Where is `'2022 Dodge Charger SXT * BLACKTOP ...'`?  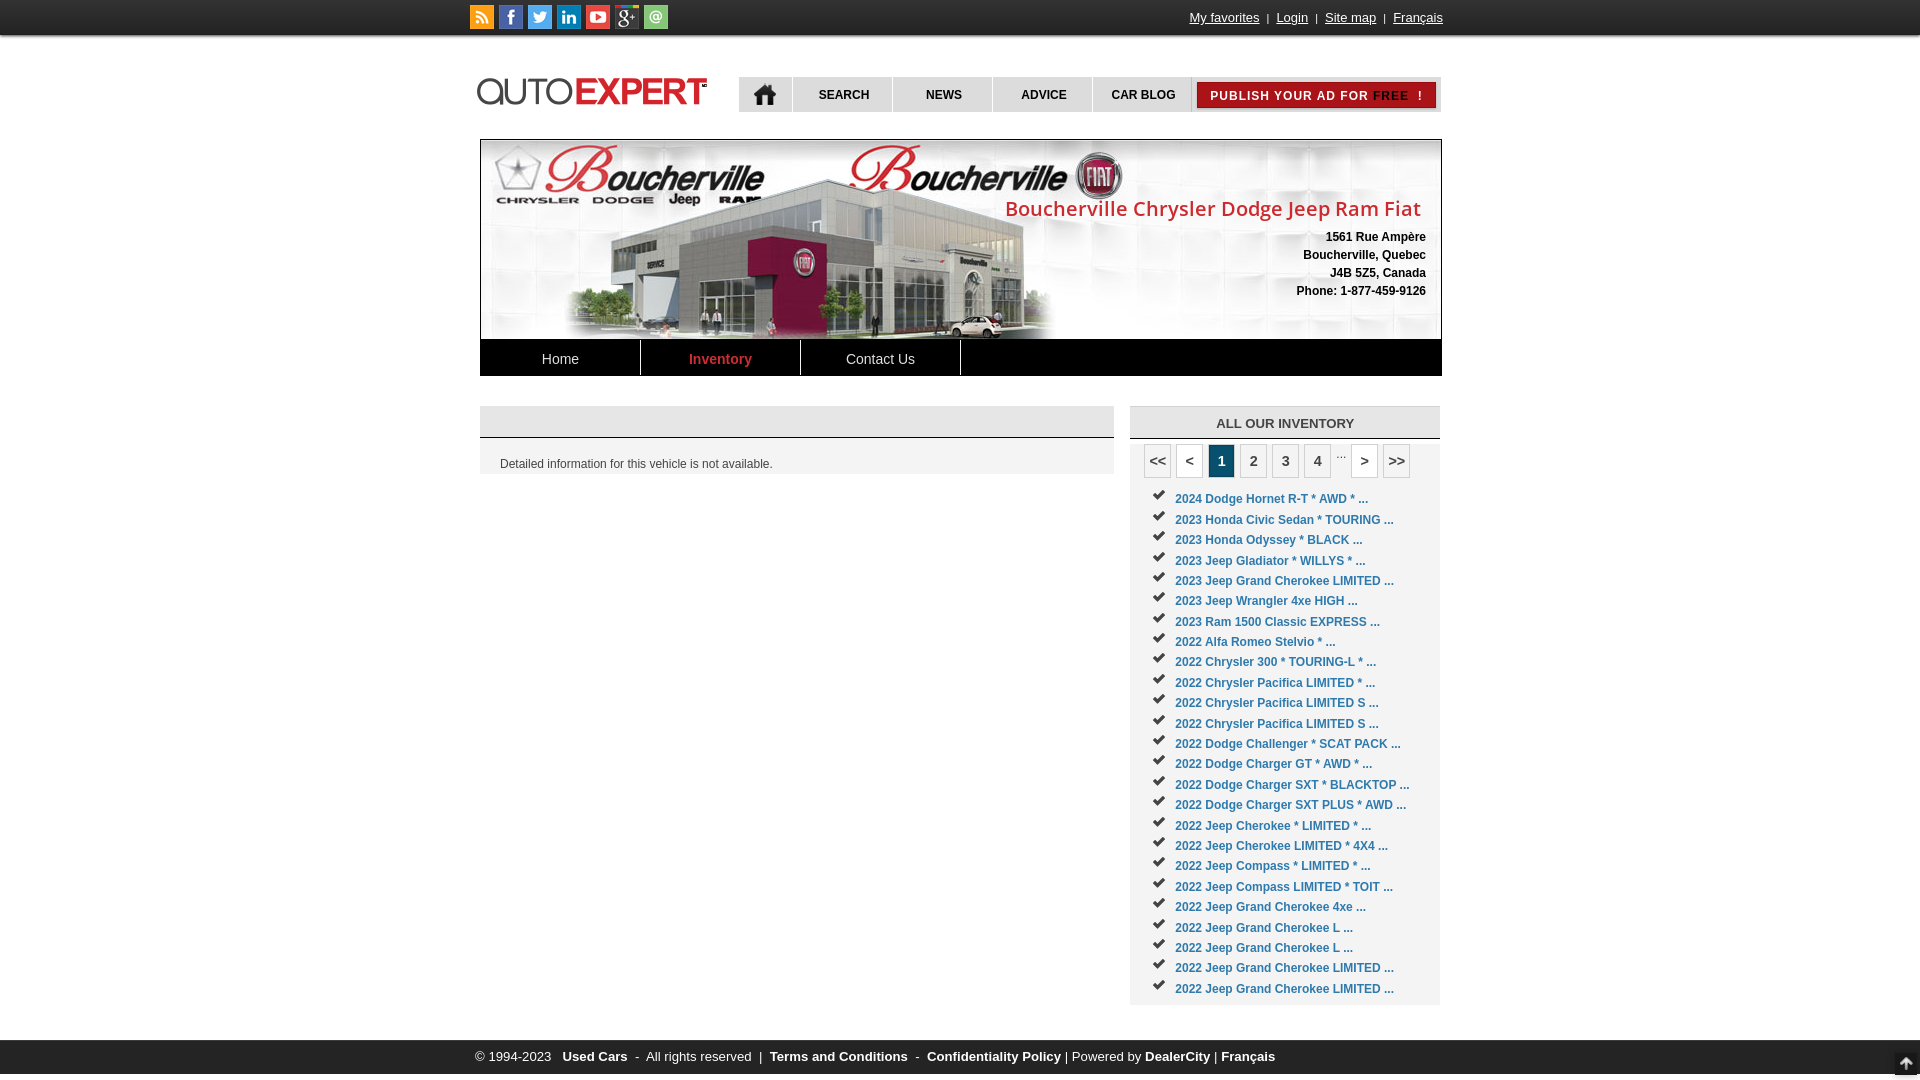
'2022 Dodge Charger SXT * BLACKTOP ...' is located at coordinates (1291, 784).